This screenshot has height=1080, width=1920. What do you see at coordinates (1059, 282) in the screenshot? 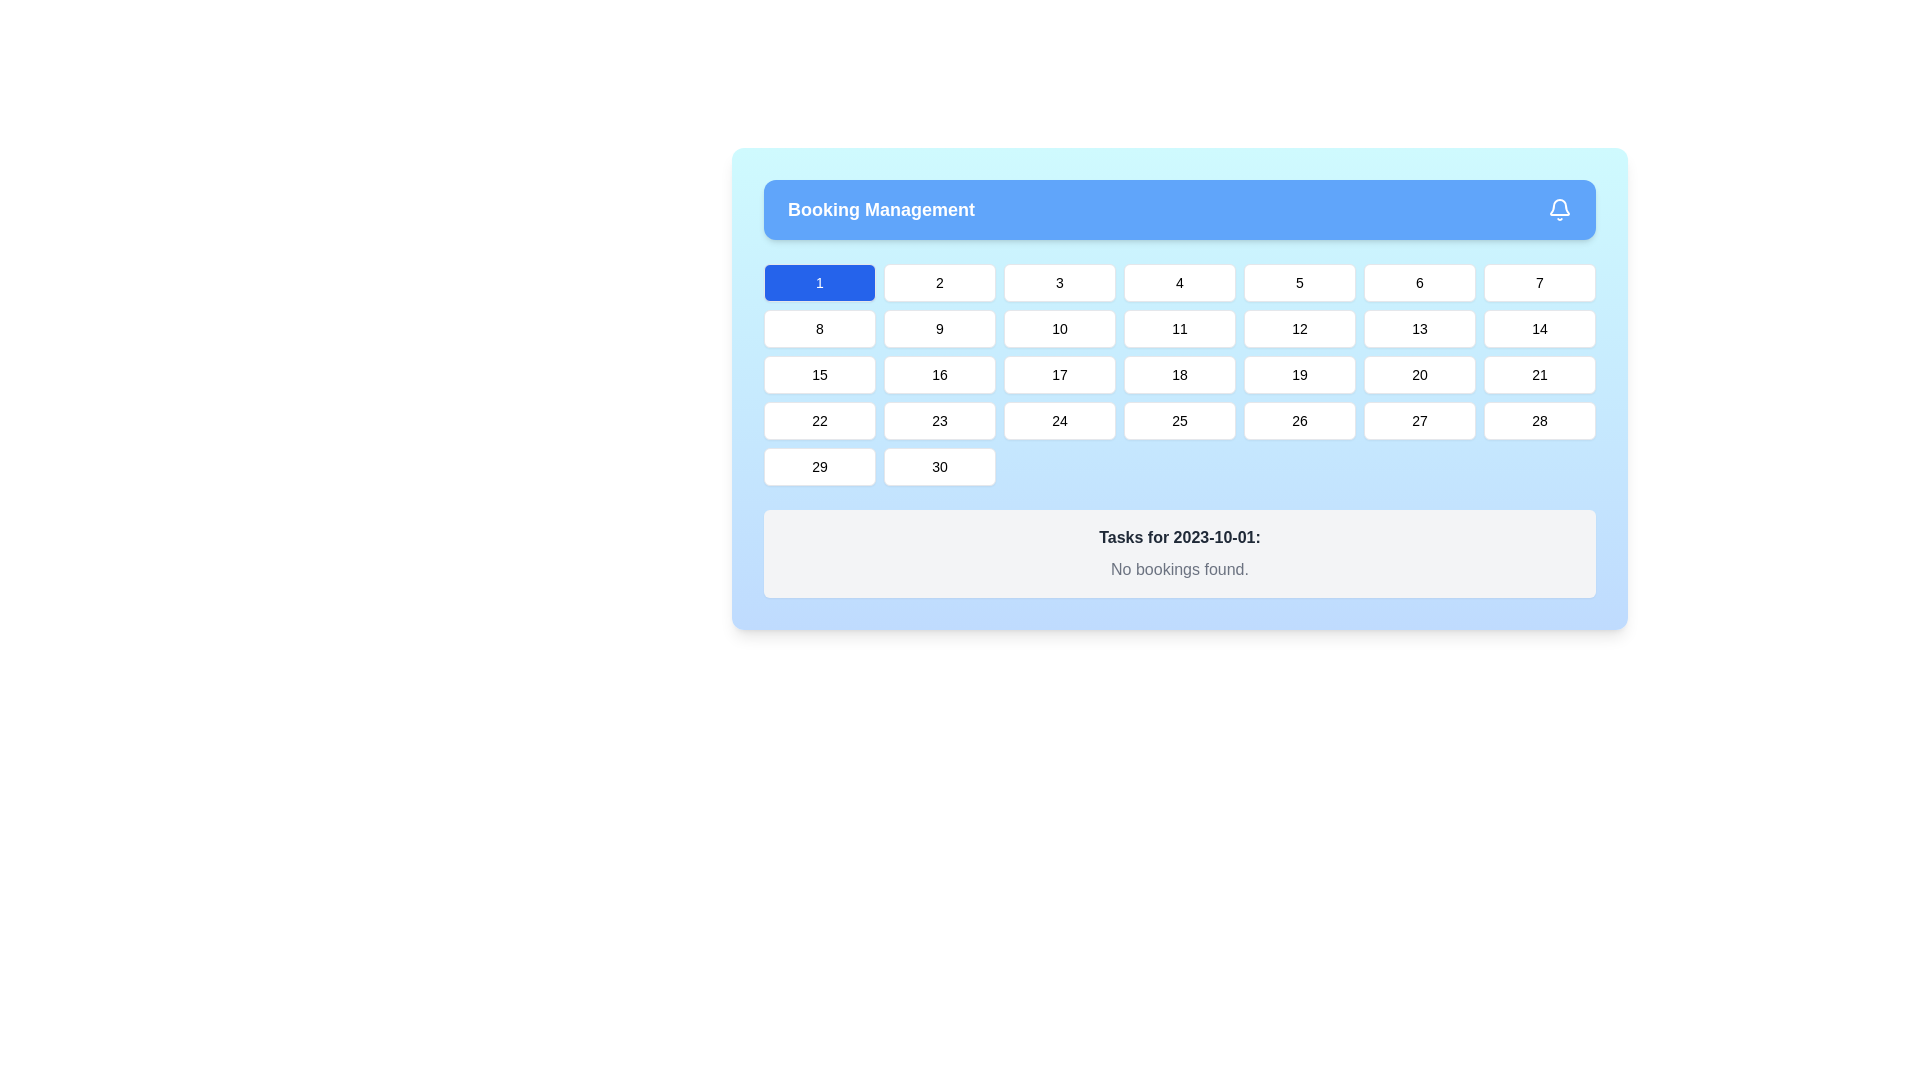
I see `the button representing the day in a calendar interface, located between the buttons labeled '2' and '4' in the first row of a 7-column grid layout` at bounding box center [1059, 282].